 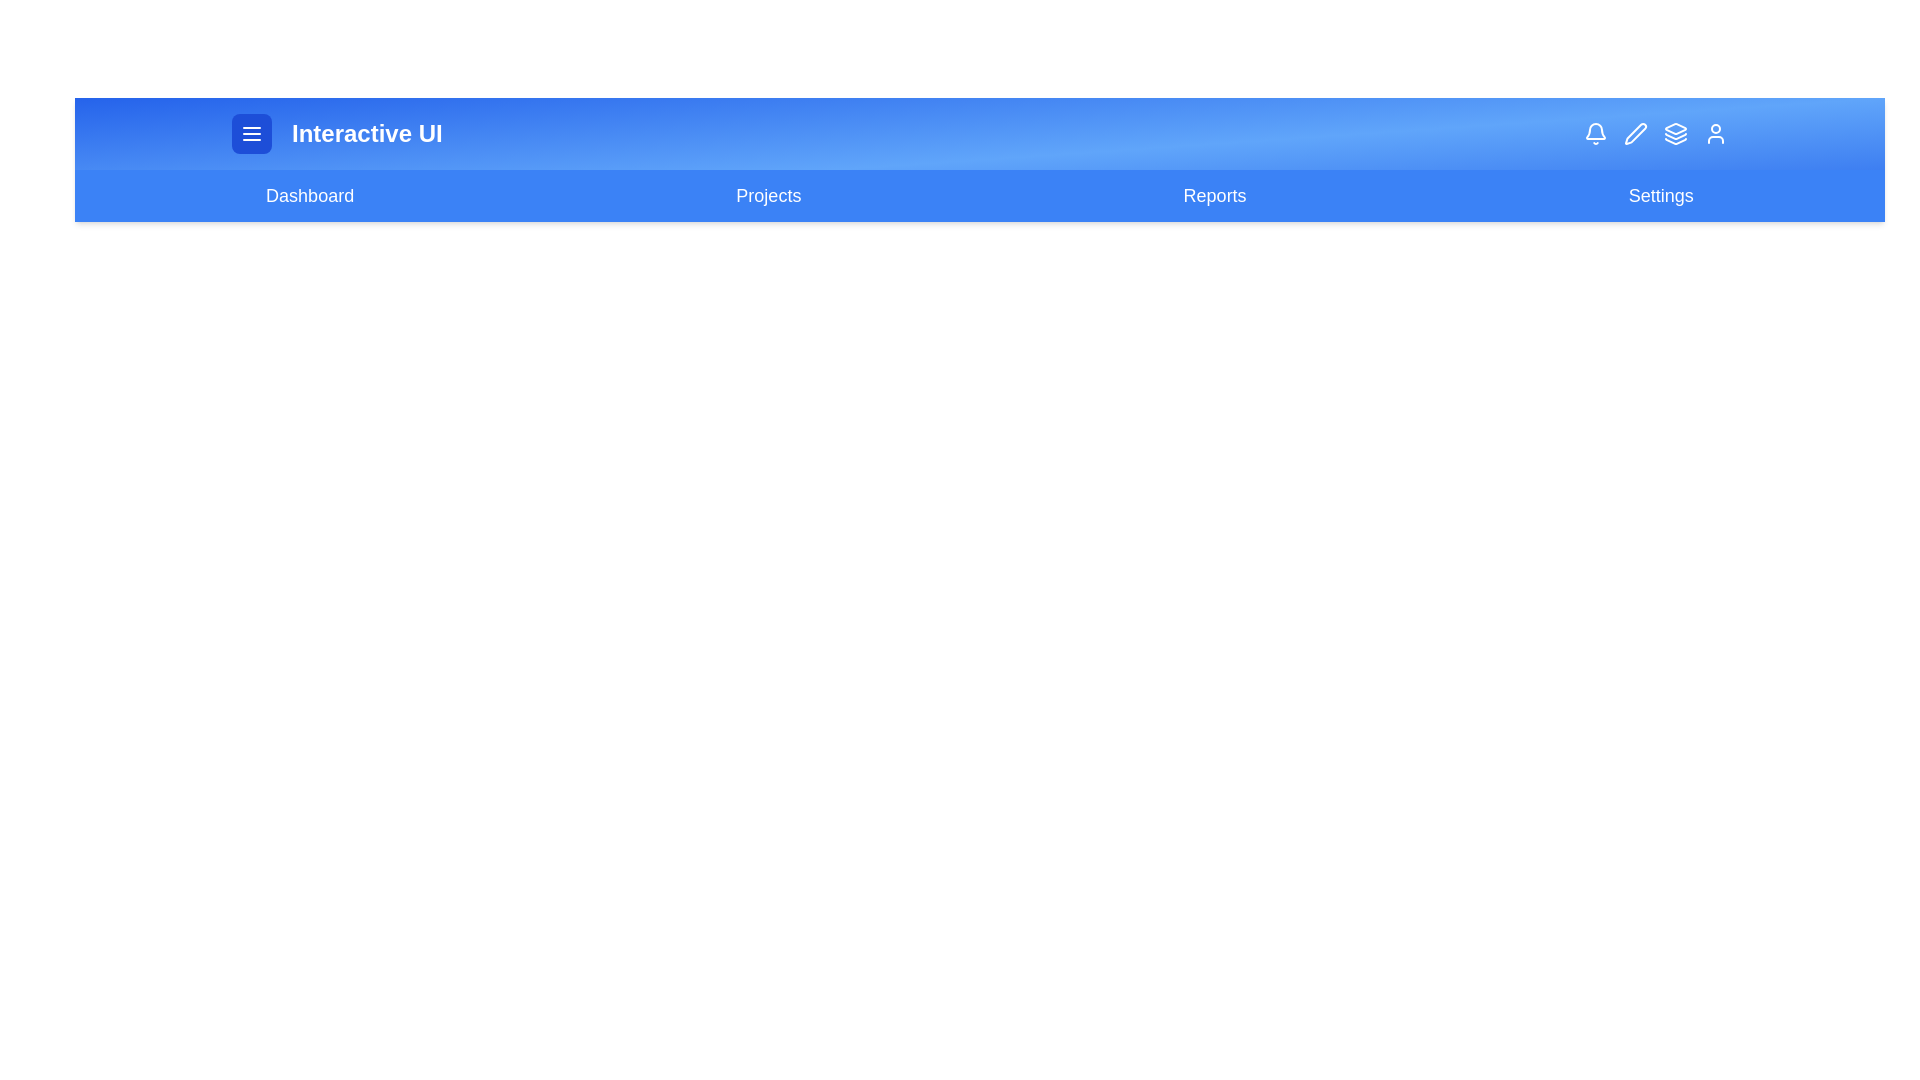 I want to click on the Pen icon button in the top-right corner, so click(x=1636, y=134).